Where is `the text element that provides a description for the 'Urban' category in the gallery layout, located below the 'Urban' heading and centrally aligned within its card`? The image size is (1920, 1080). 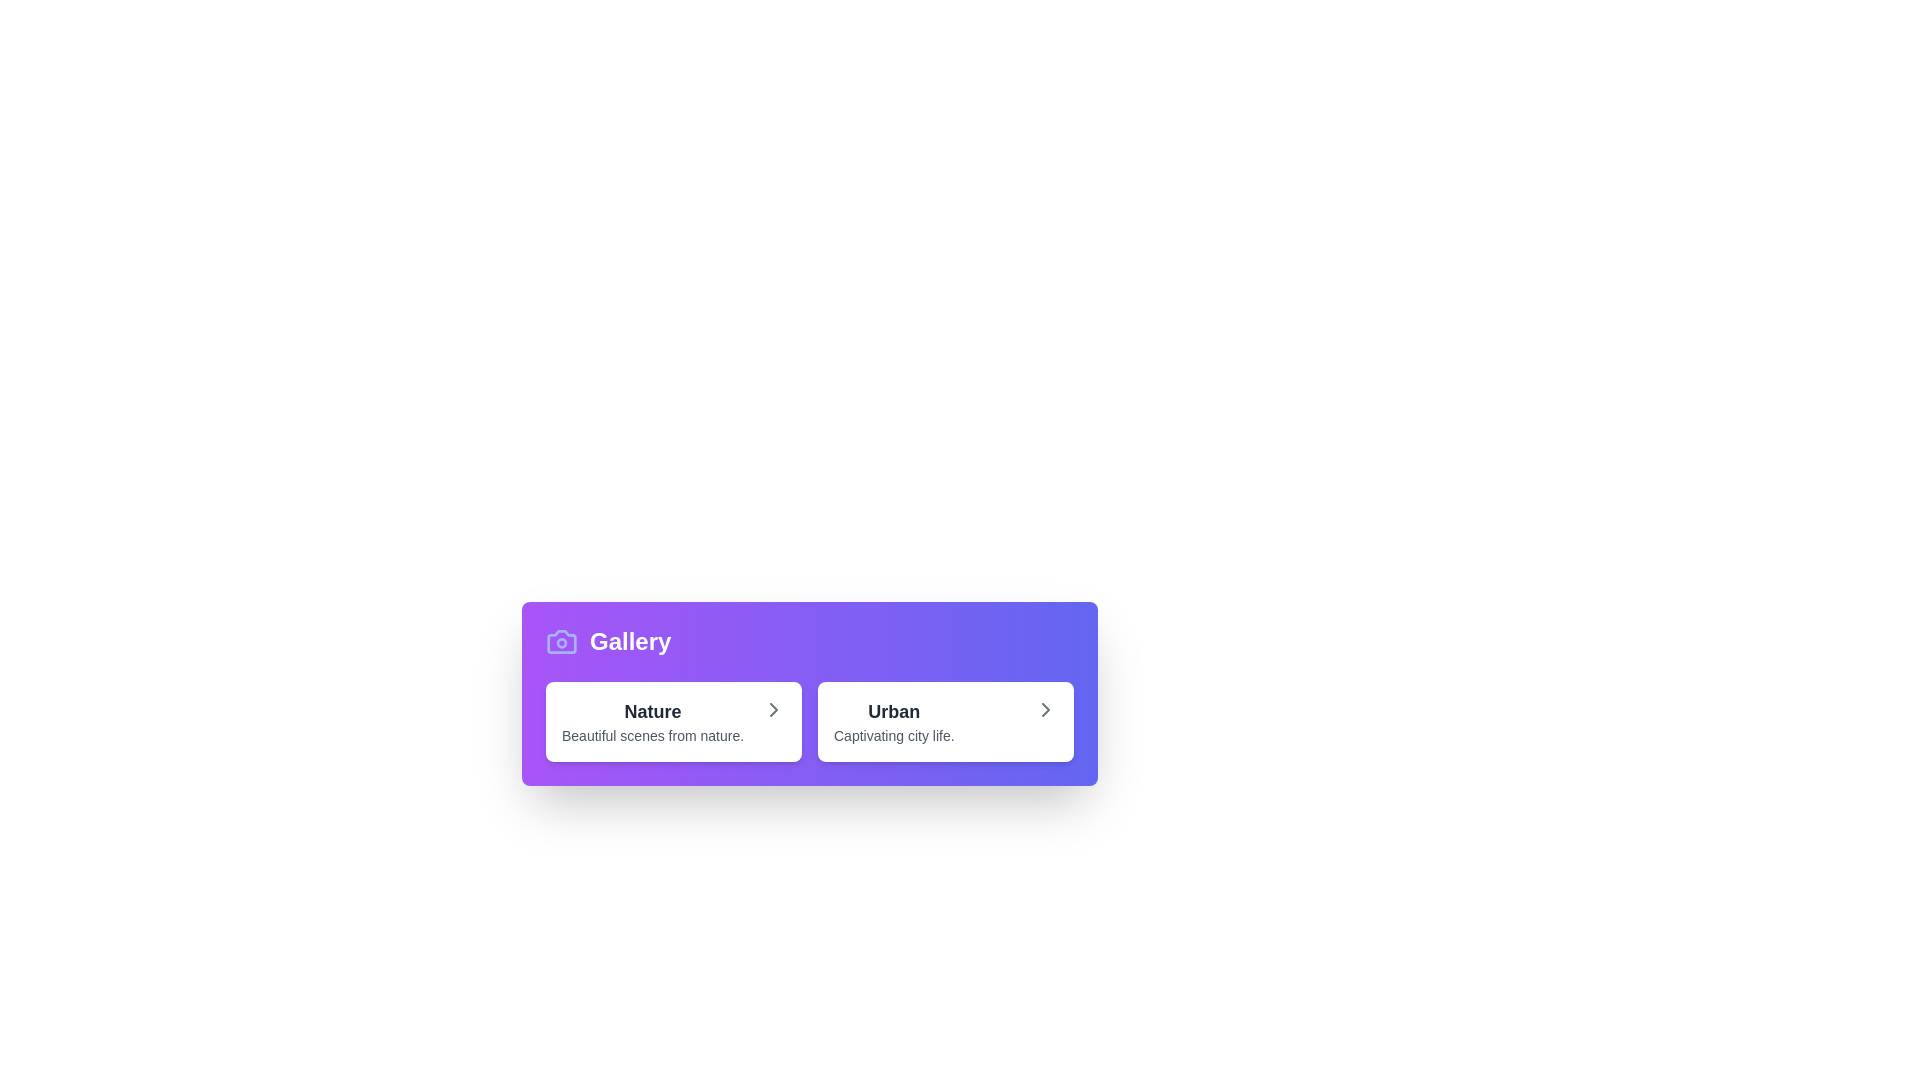
the text element that provides a description for the 'Urban' category in the gallery layout, located below the 'Urban' heading and centrally aligned within its card is located at coordinates (893, 736).